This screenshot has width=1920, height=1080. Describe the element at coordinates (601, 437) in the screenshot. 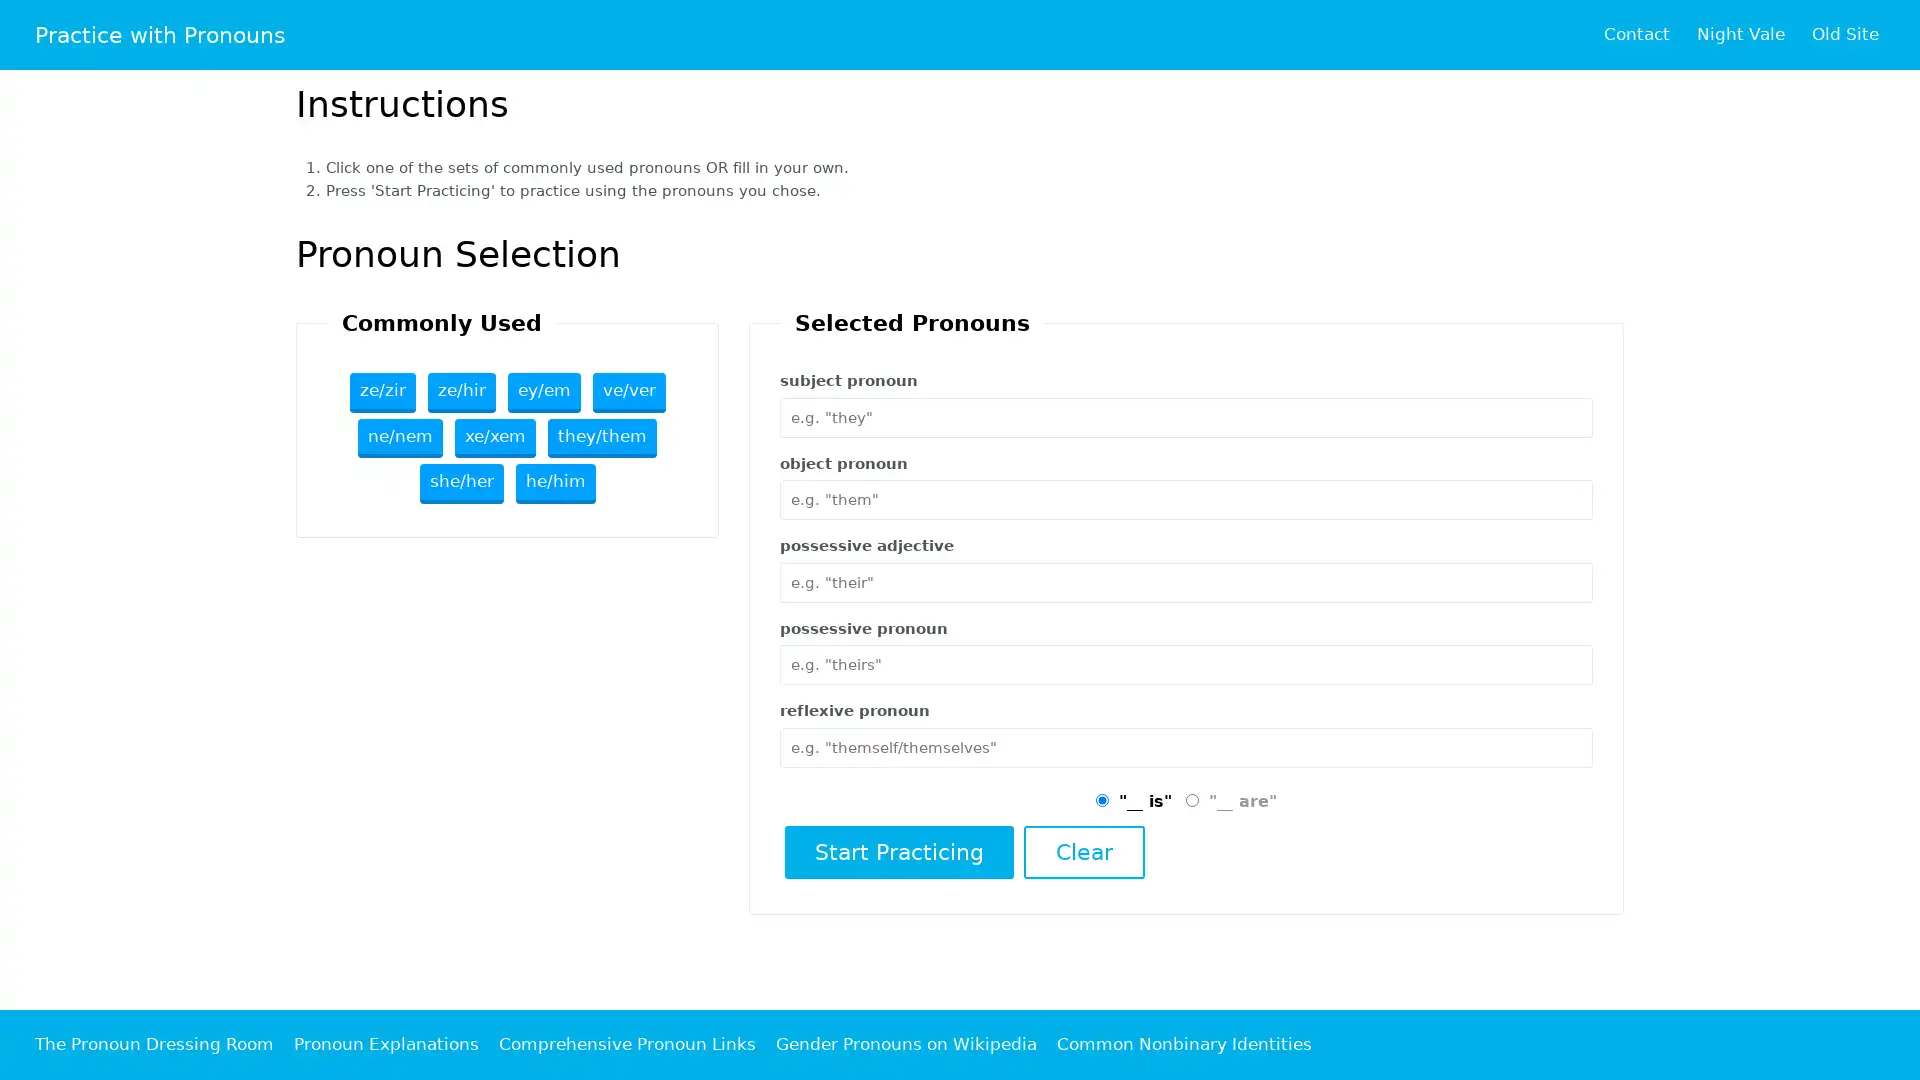

I see `they/them` at that location.